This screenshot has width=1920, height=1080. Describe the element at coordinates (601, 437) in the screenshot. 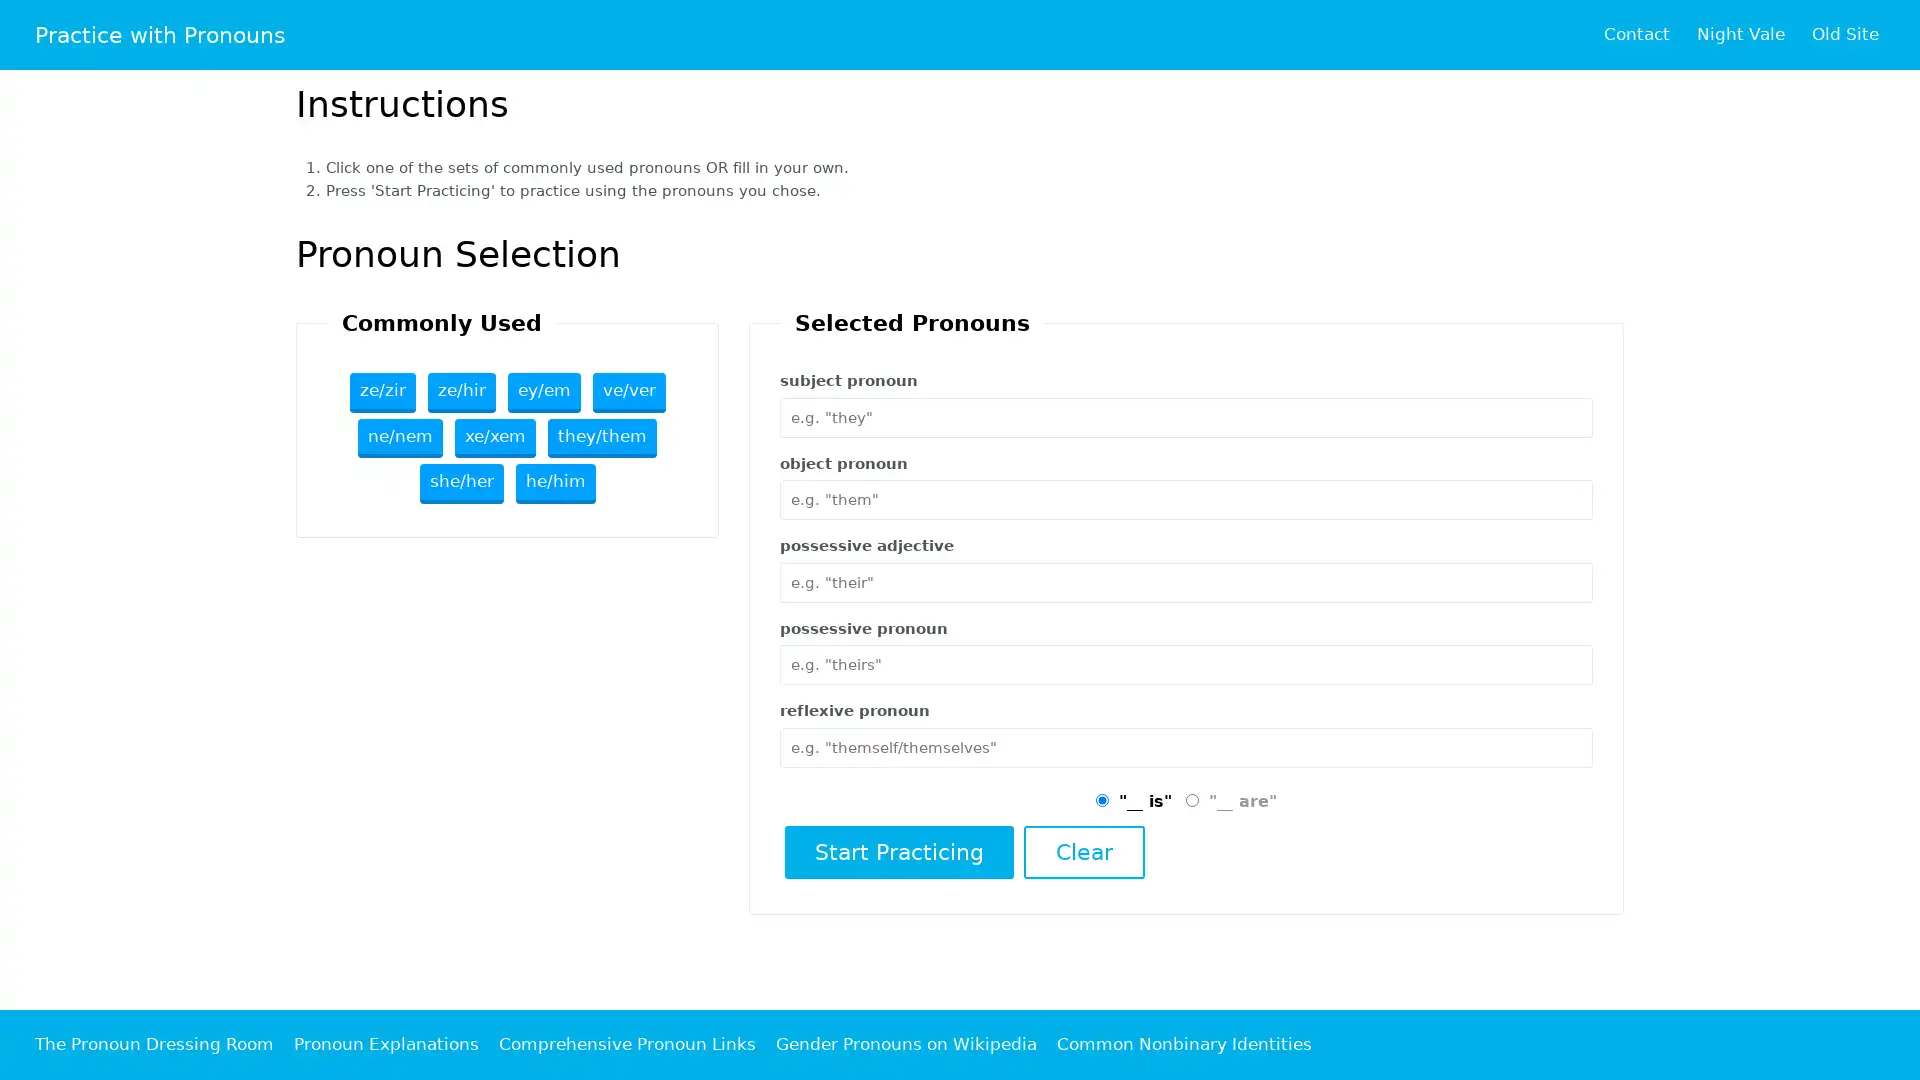

I see `they/them` at that location.